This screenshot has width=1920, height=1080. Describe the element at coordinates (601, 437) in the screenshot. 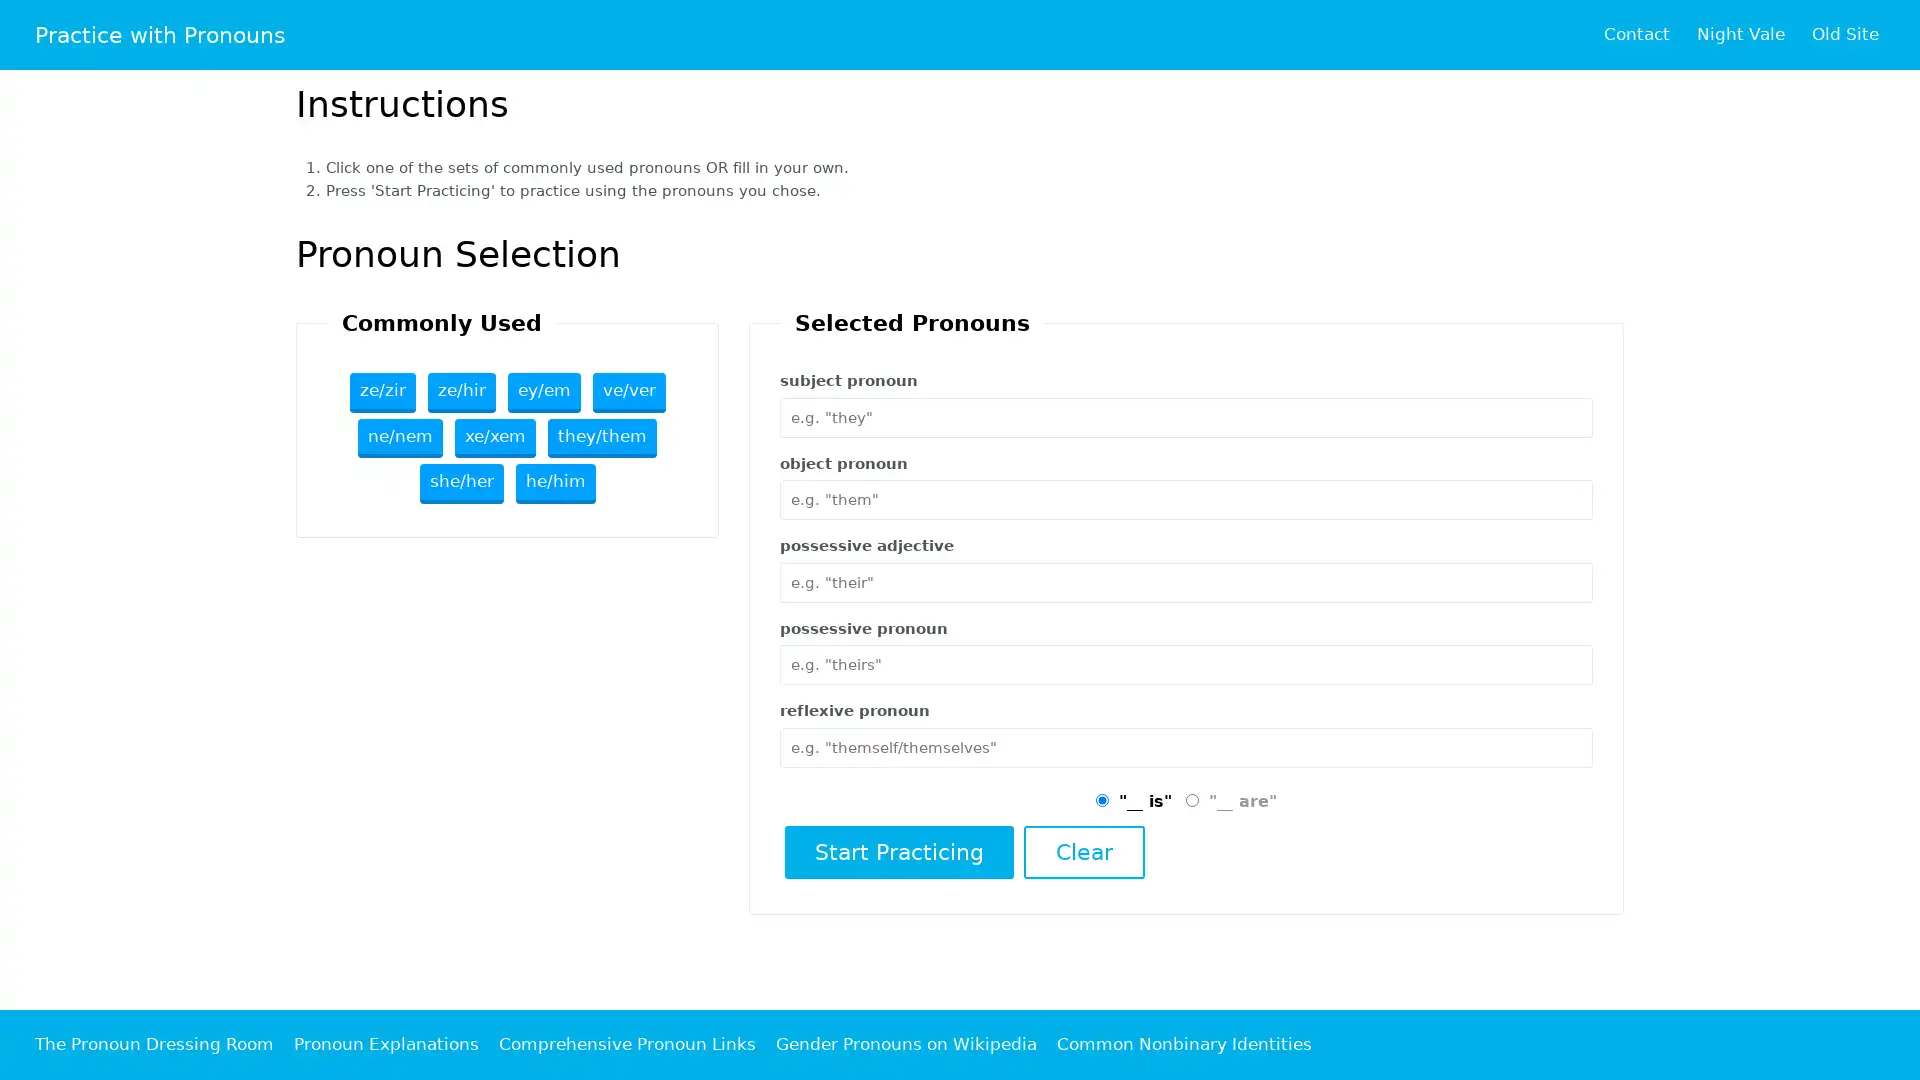

I see `they/them` at that location.